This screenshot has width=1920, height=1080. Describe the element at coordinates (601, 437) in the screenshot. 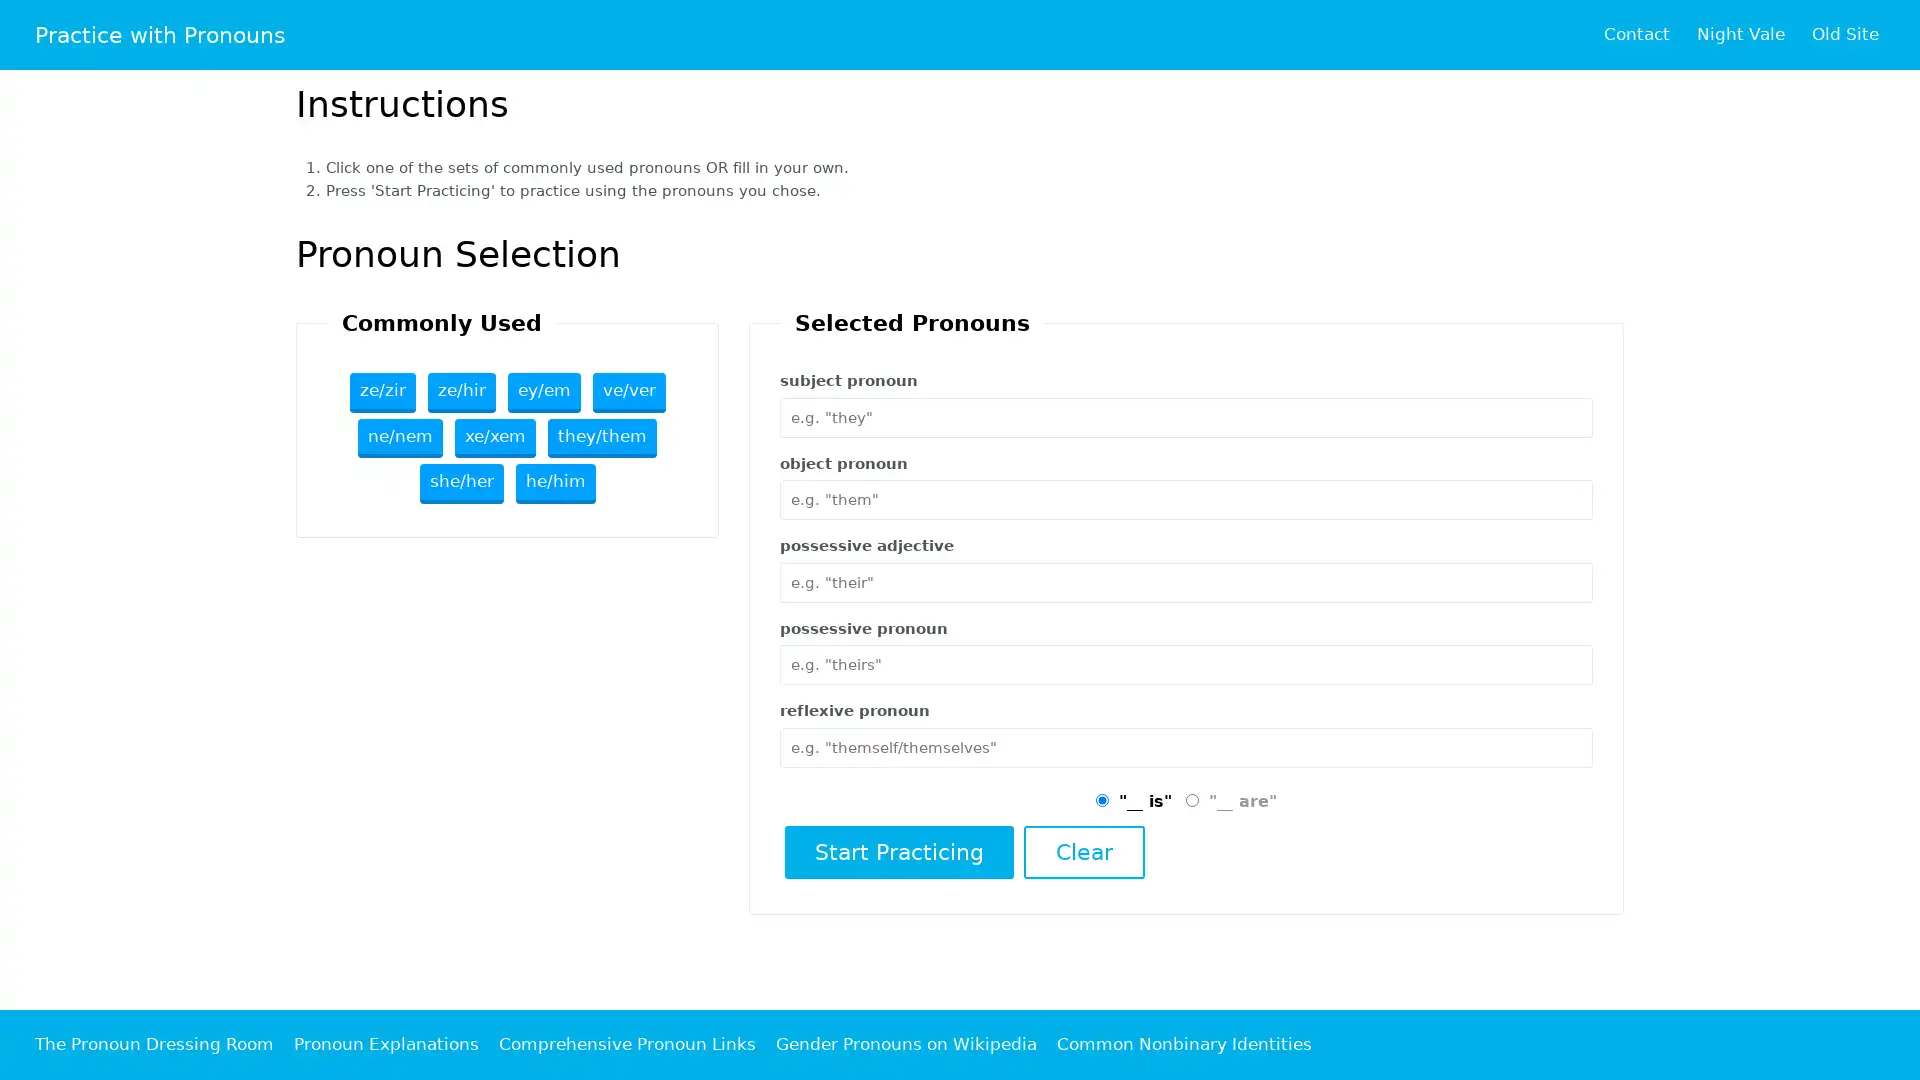

I see `they/them` at that location.